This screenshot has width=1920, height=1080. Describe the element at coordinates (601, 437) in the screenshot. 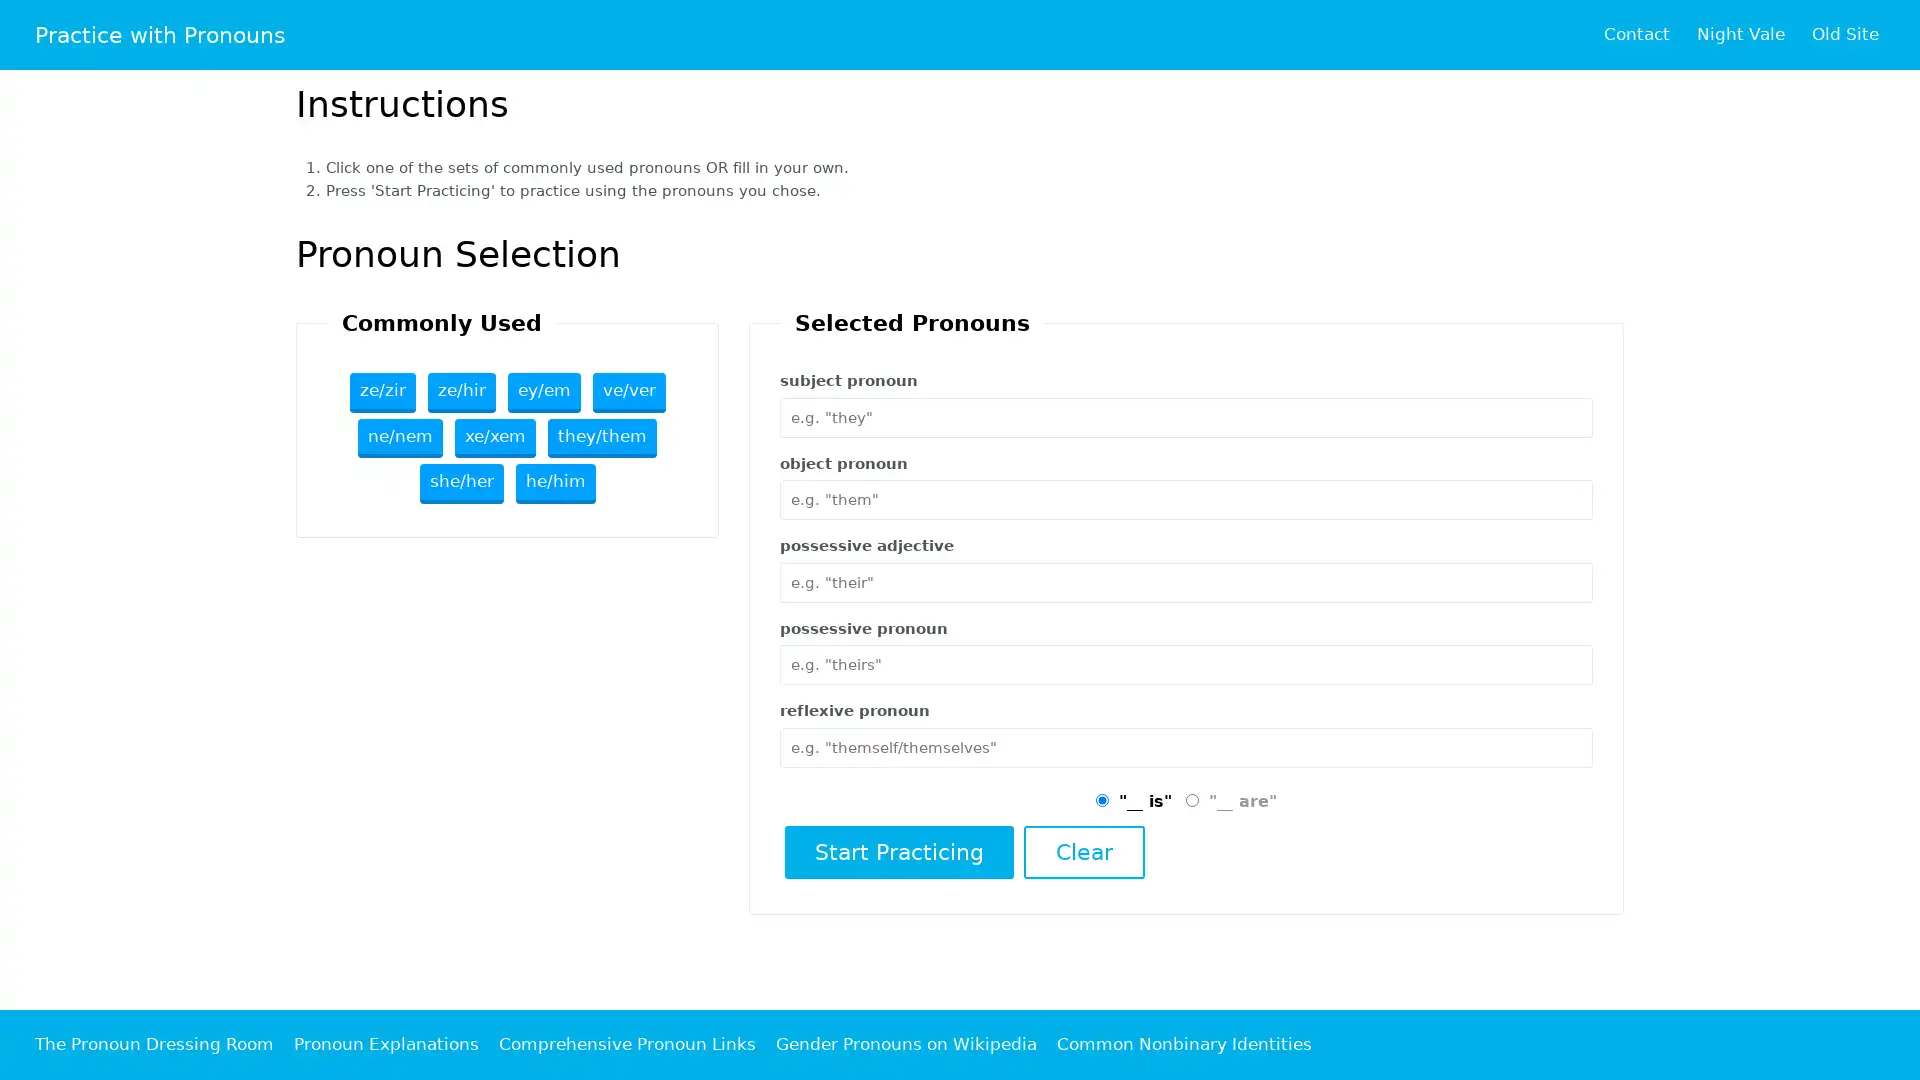

I see `they/them` at that location.